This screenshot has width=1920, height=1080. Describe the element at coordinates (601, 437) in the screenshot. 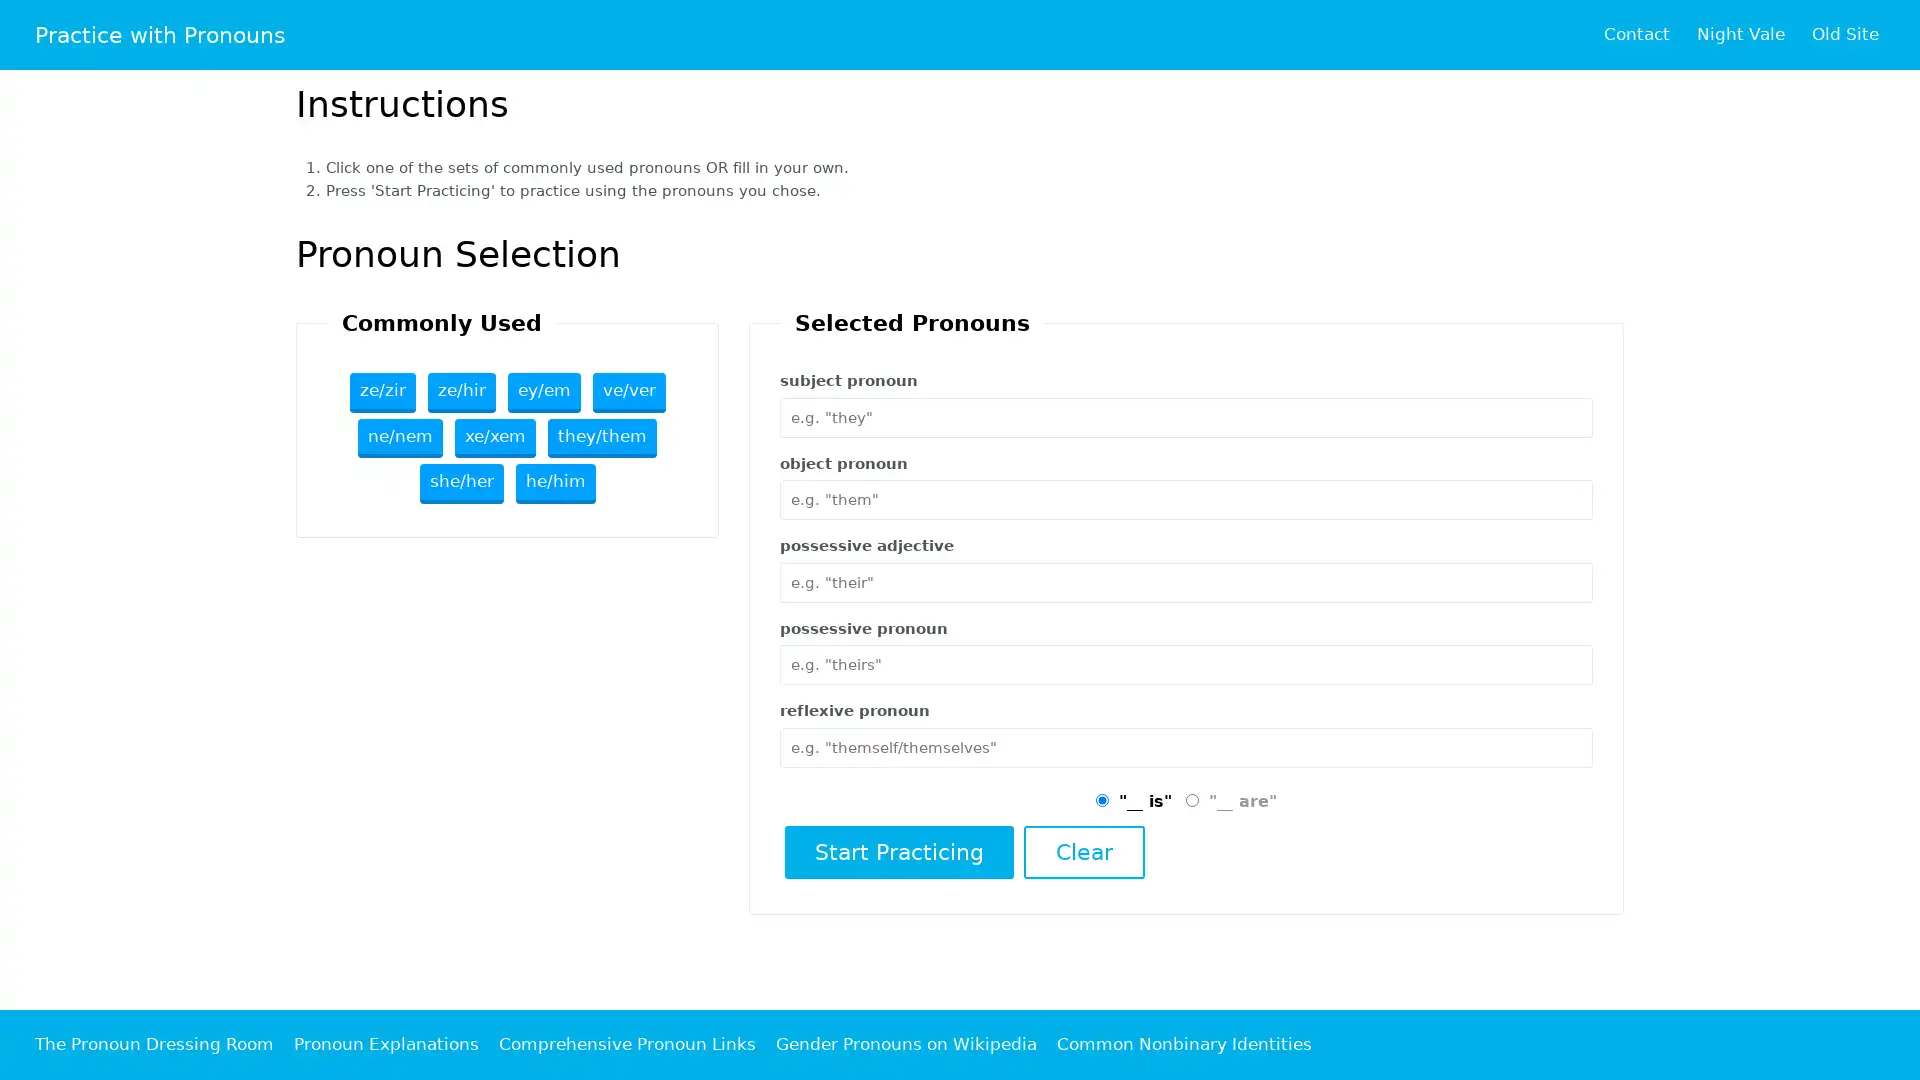

I see `they/them` at that location.